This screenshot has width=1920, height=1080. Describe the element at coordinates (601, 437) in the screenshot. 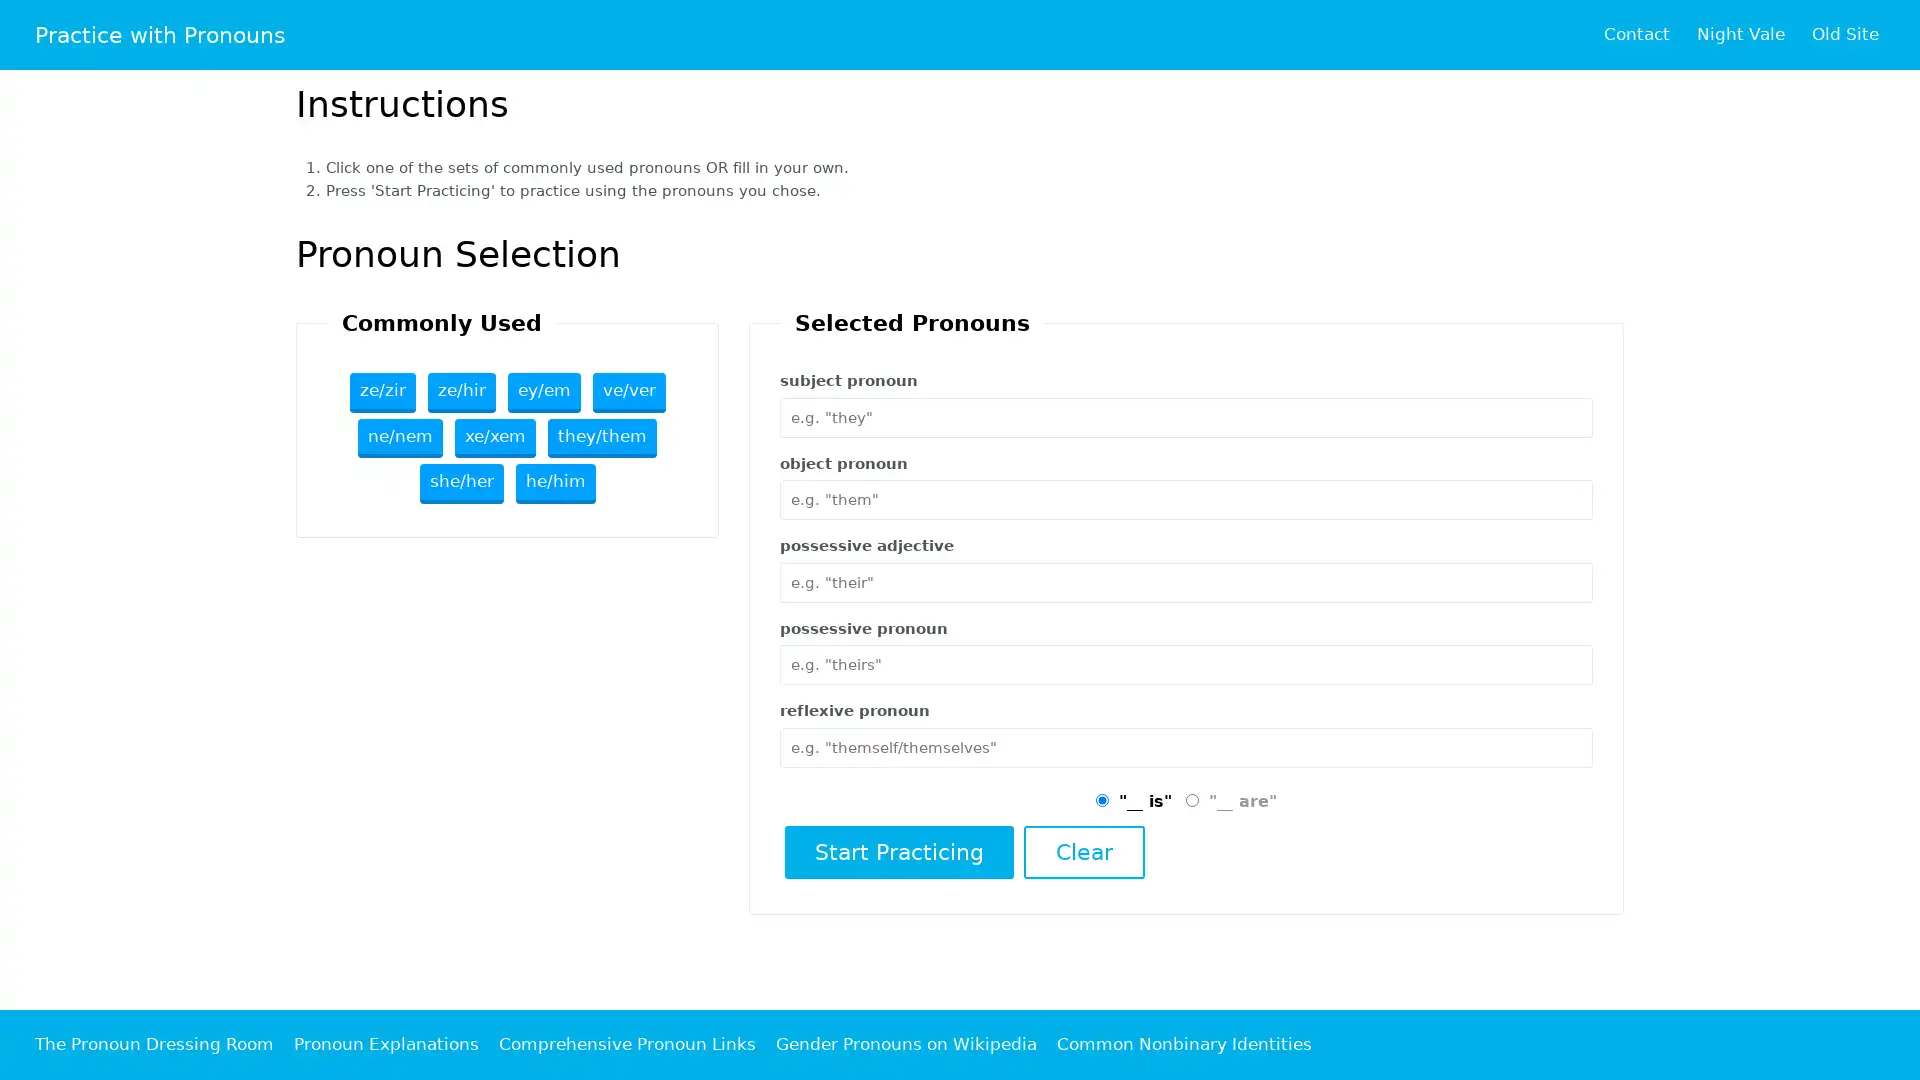

I see `they/them` at that location.